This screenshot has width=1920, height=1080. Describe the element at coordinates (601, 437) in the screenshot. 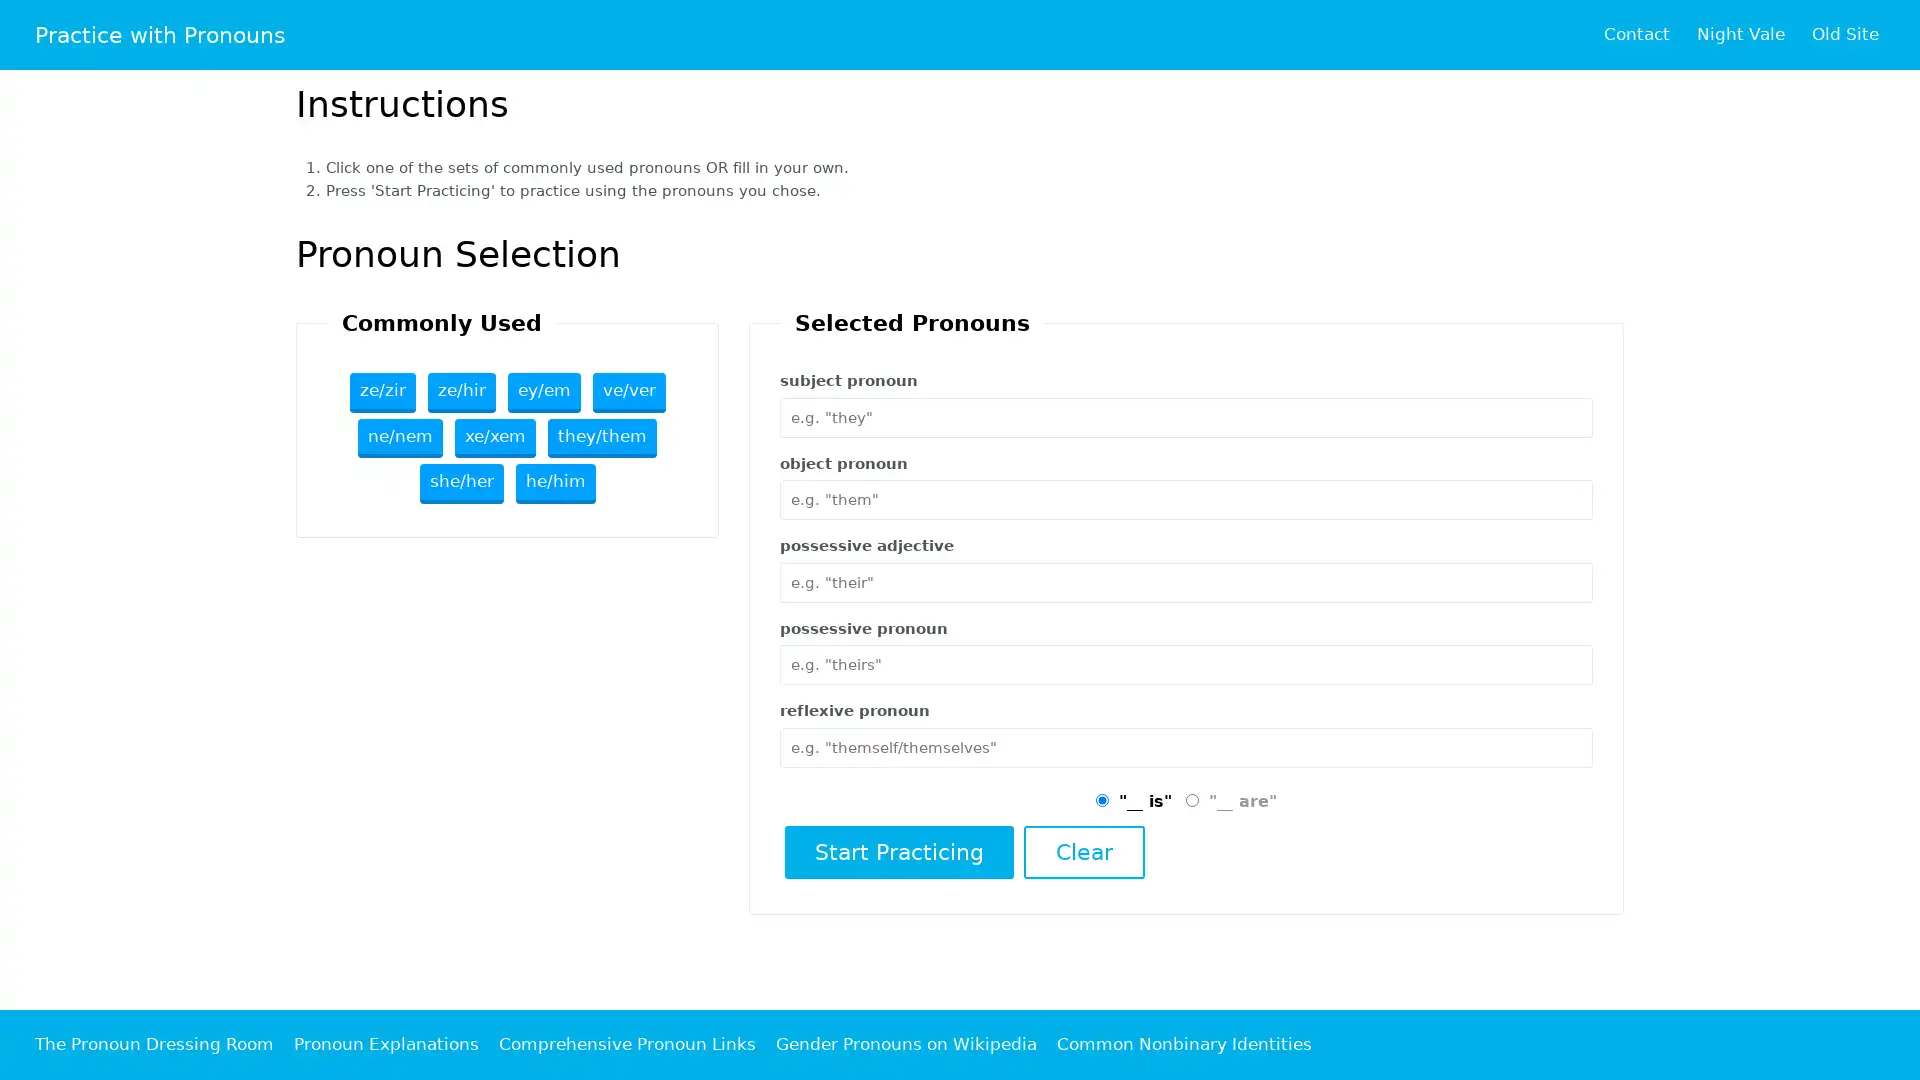

I see `they/them` at that location.